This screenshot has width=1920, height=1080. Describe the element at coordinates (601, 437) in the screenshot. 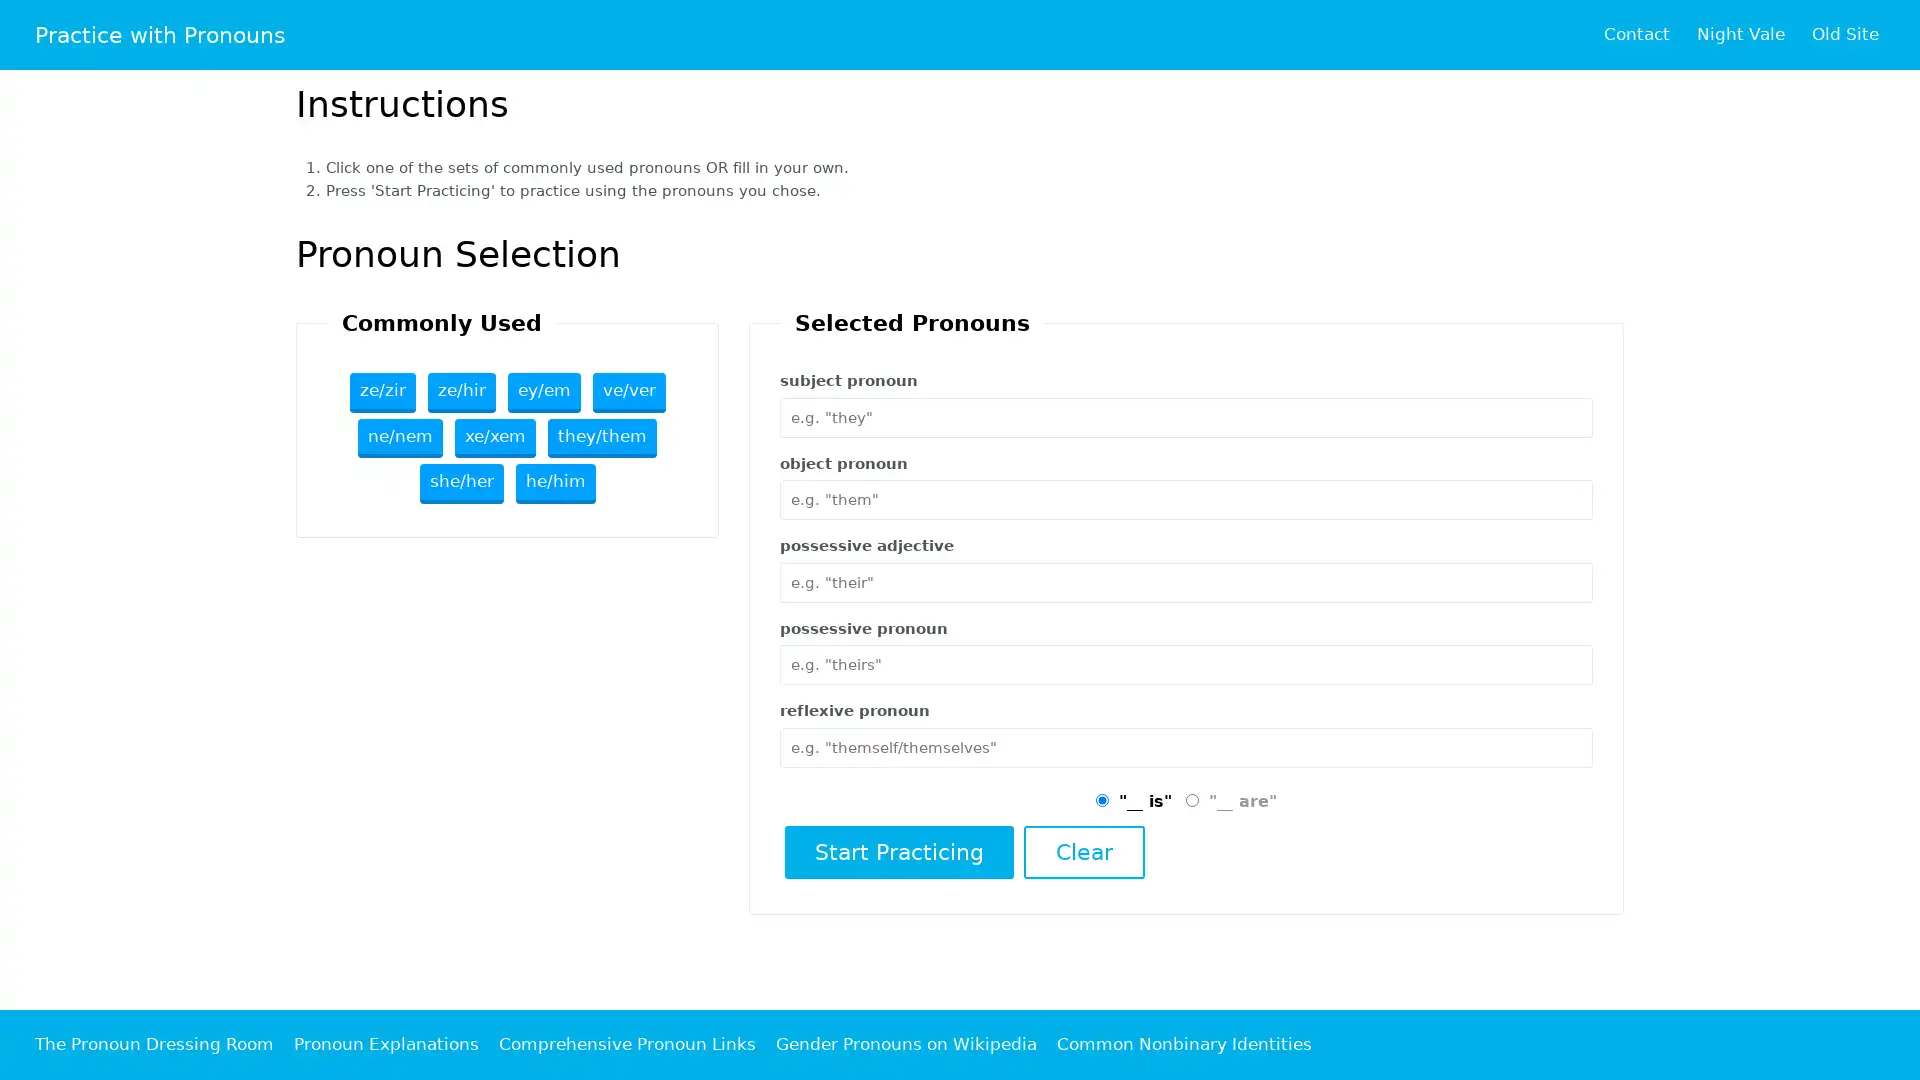

I see `they/them` at that location.